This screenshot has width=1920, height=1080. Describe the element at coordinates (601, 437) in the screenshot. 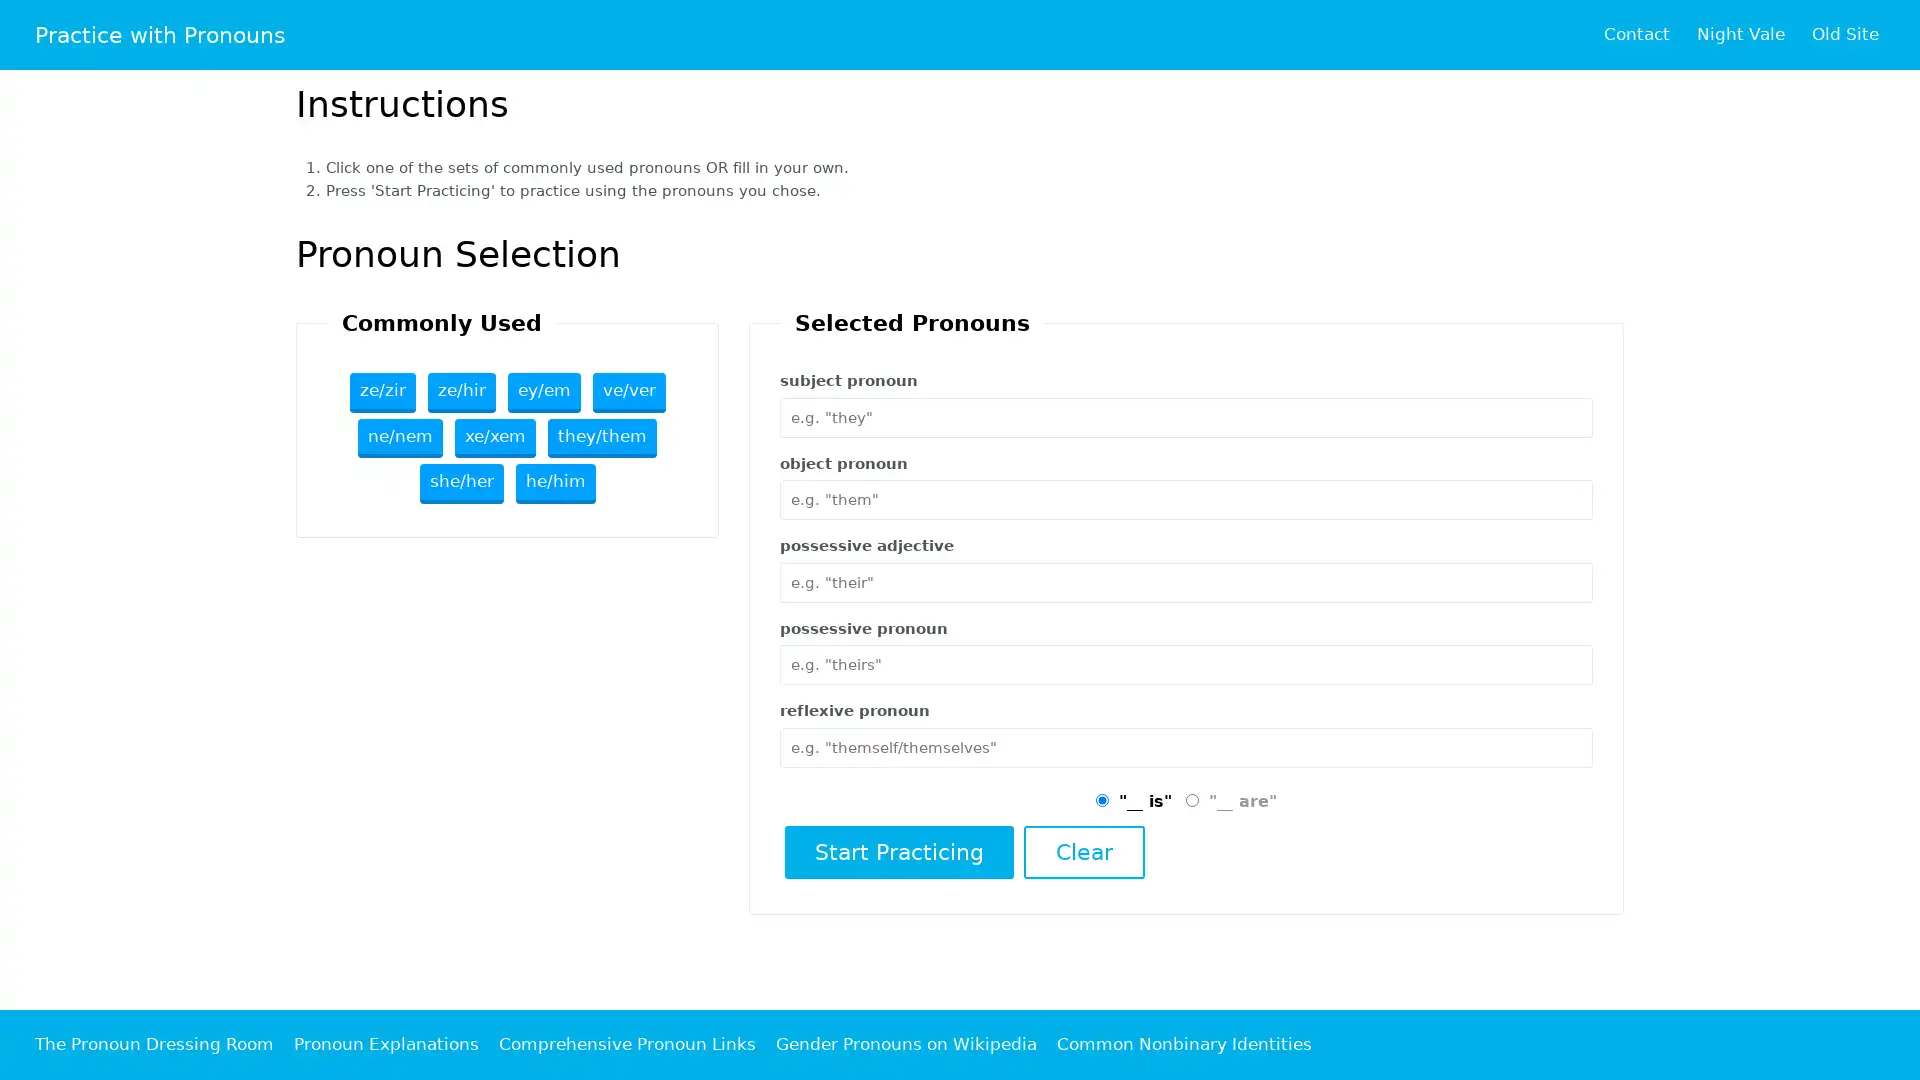

I see `they/them` at that location.